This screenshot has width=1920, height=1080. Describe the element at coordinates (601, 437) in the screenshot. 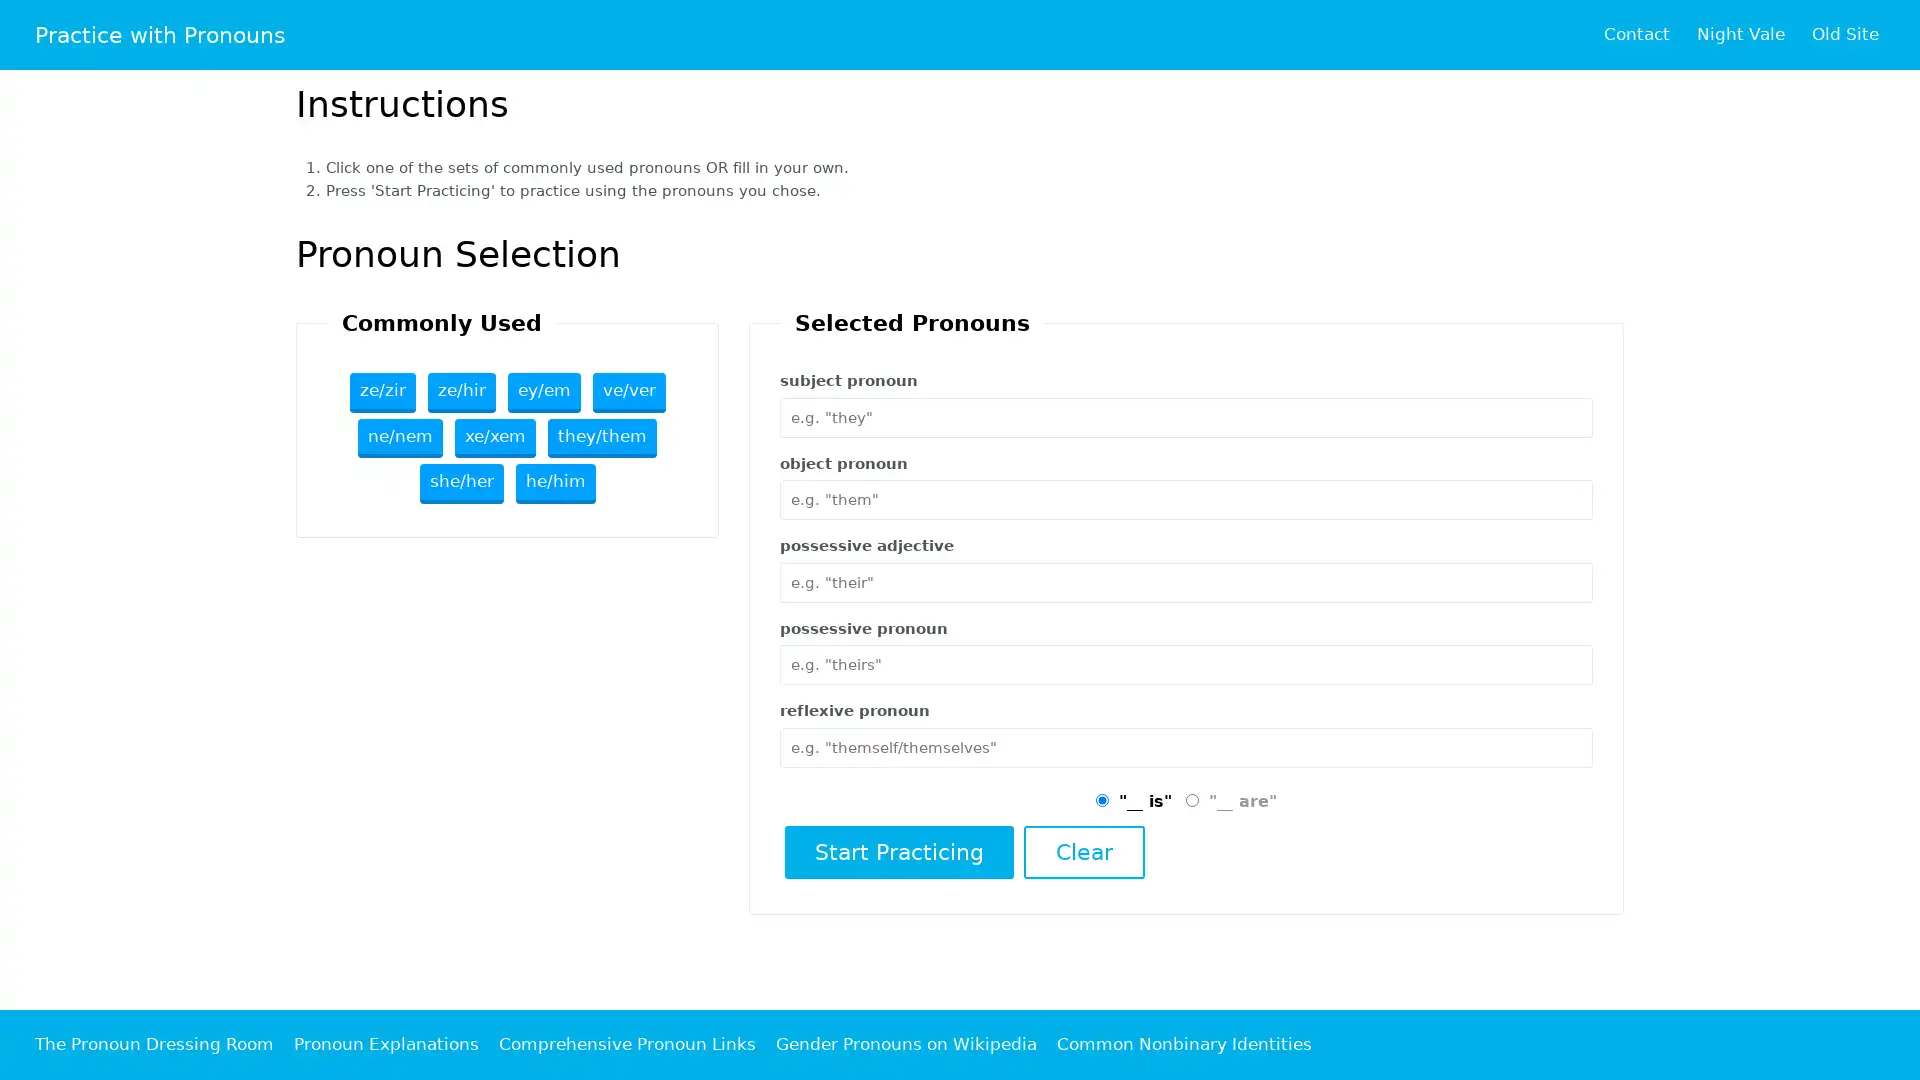

I see `they/them` at that location.